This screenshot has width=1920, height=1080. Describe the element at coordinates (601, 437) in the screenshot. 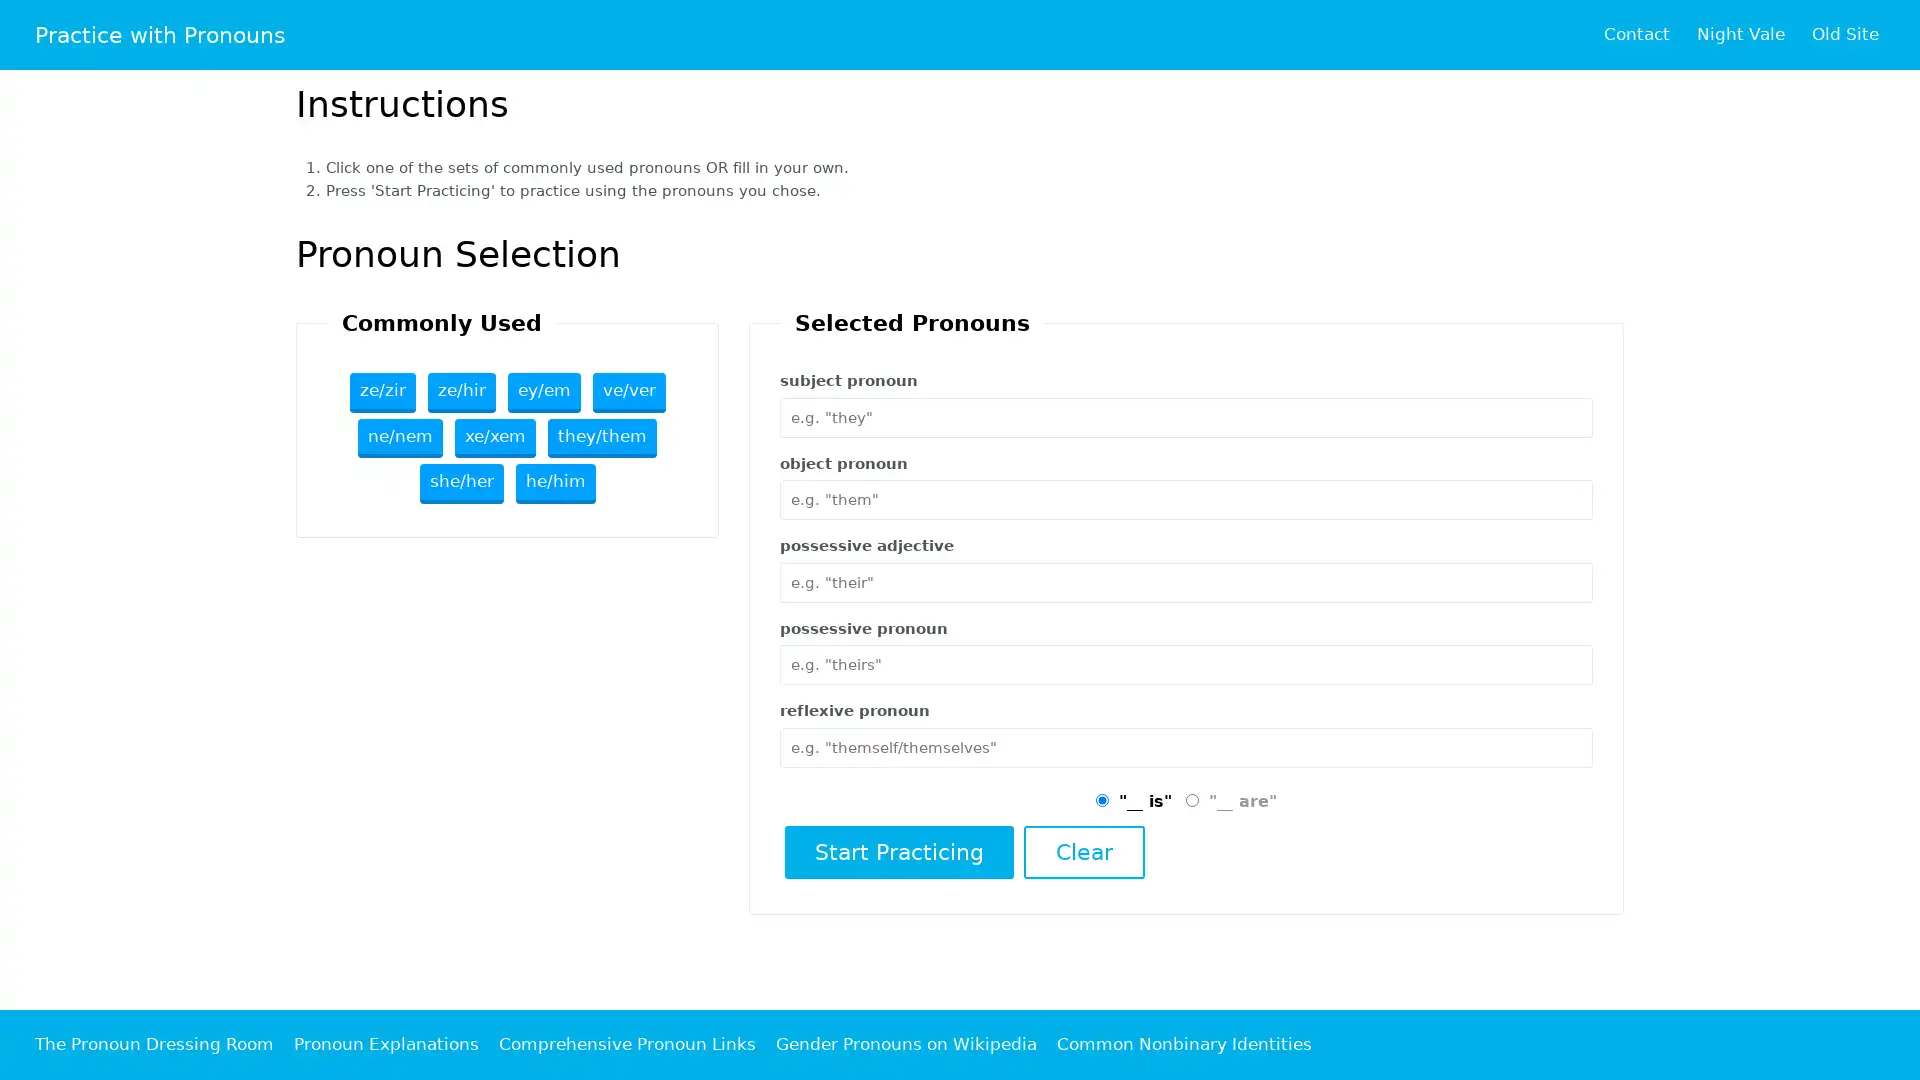

I see `they/them` at that location.